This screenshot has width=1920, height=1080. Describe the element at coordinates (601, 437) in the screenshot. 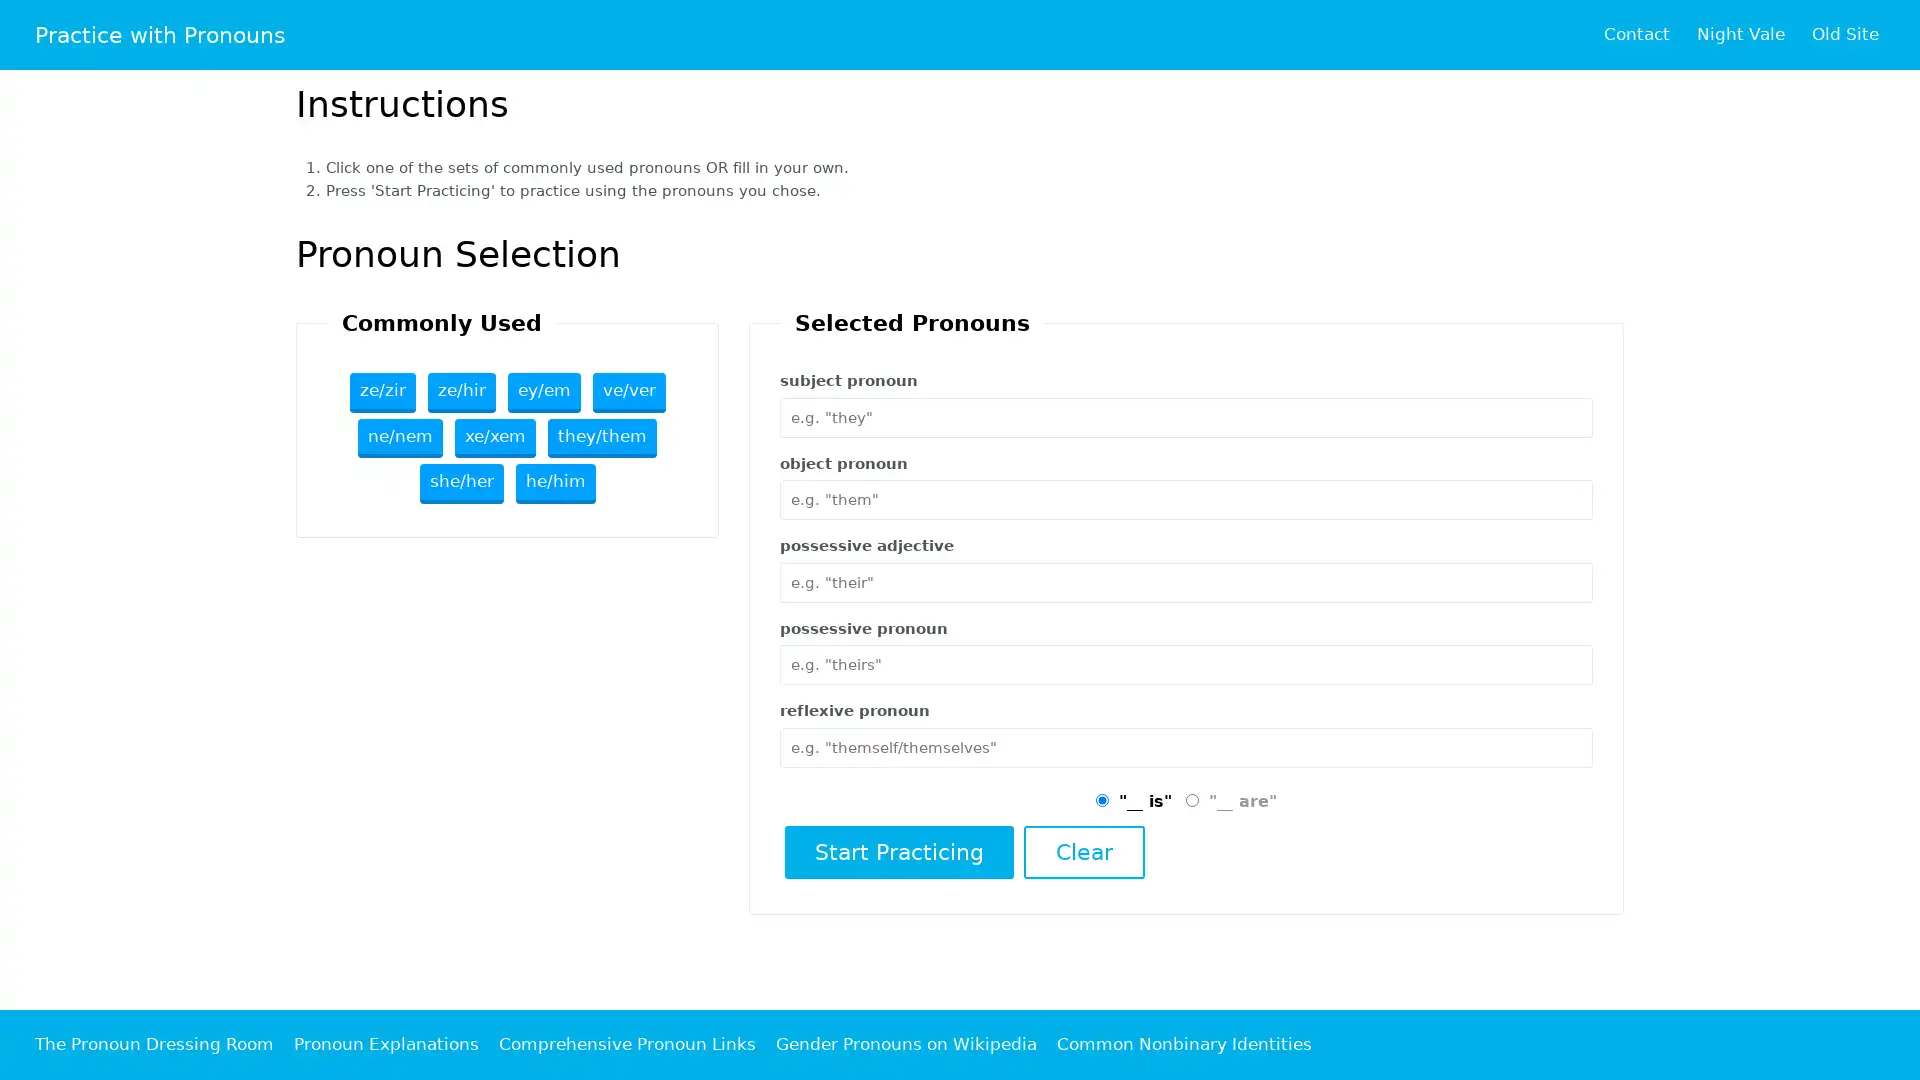

I see `they/them` at that location.